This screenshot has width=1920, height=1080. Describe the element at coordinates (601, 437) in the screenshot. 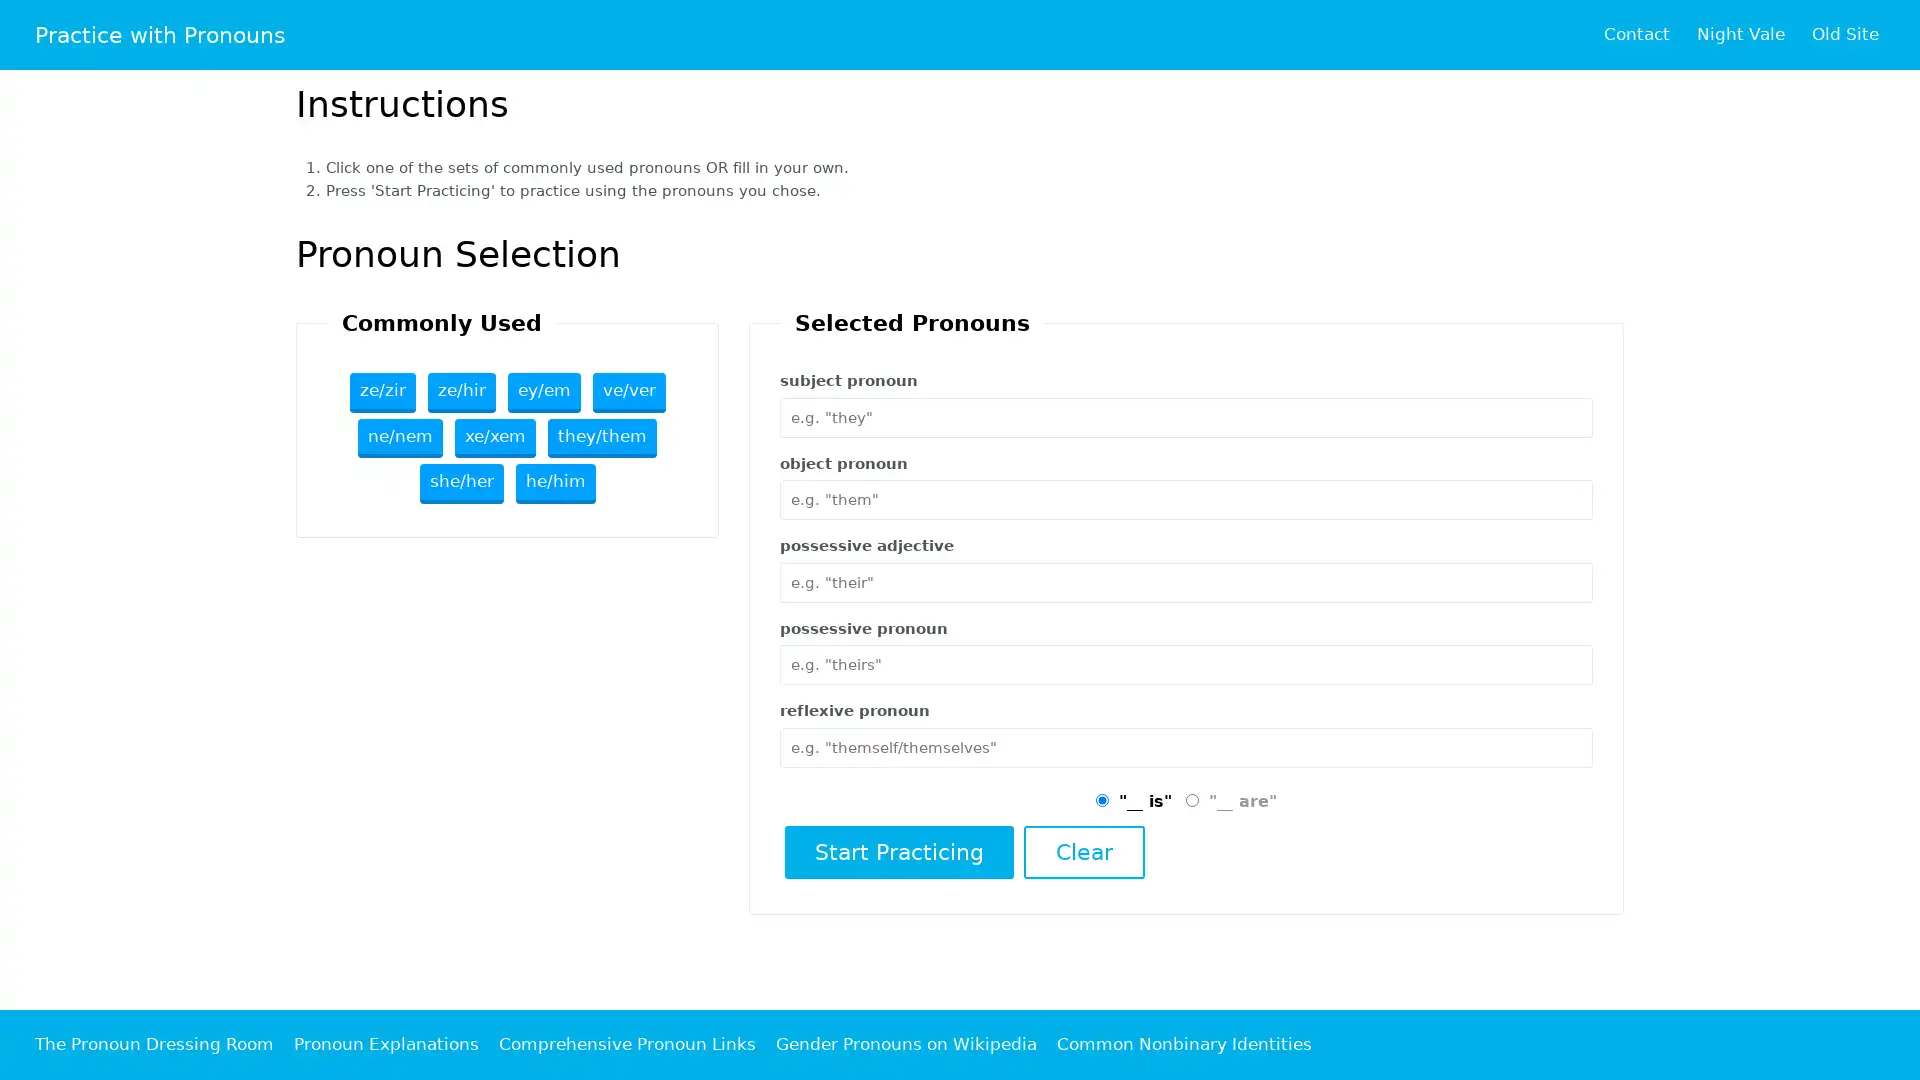

I see `they/them` at that location.